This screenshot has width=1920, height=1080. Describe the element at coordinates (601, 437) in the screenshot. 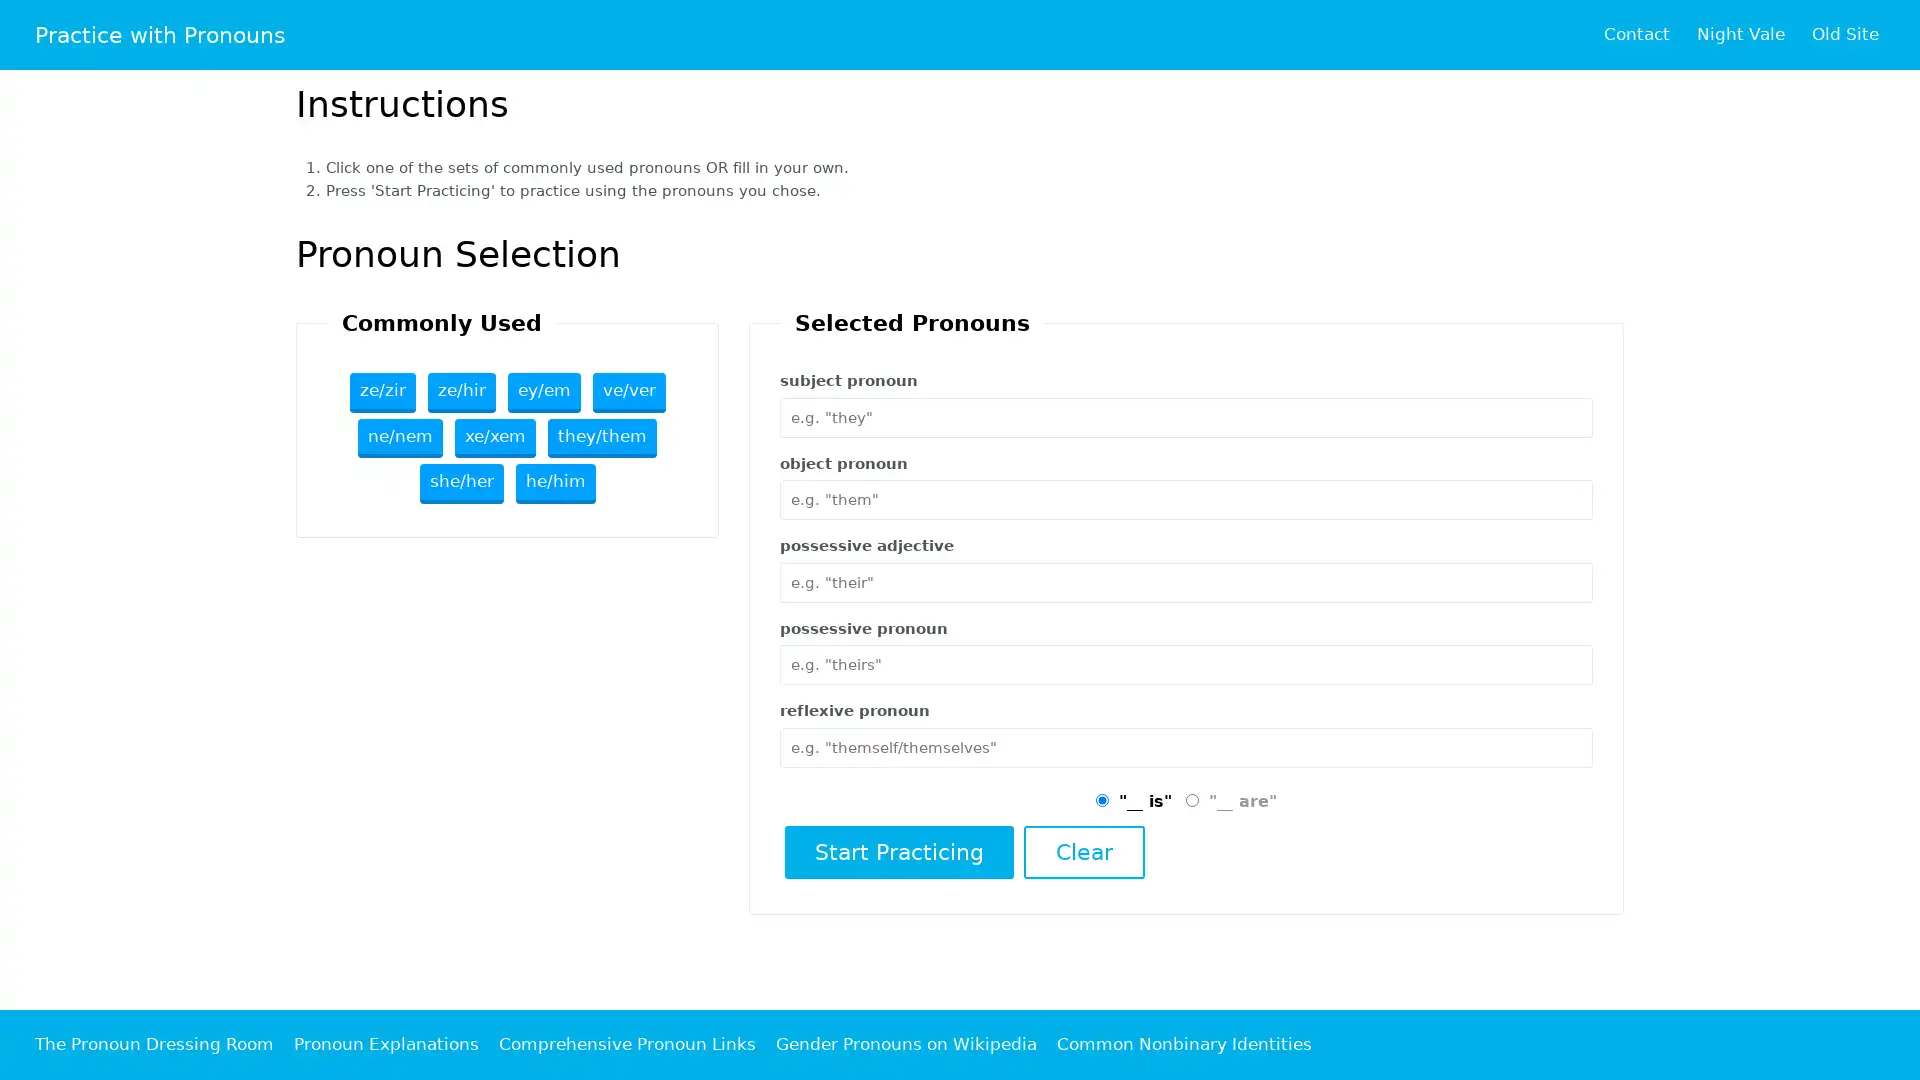

I see `they/them` at that location.